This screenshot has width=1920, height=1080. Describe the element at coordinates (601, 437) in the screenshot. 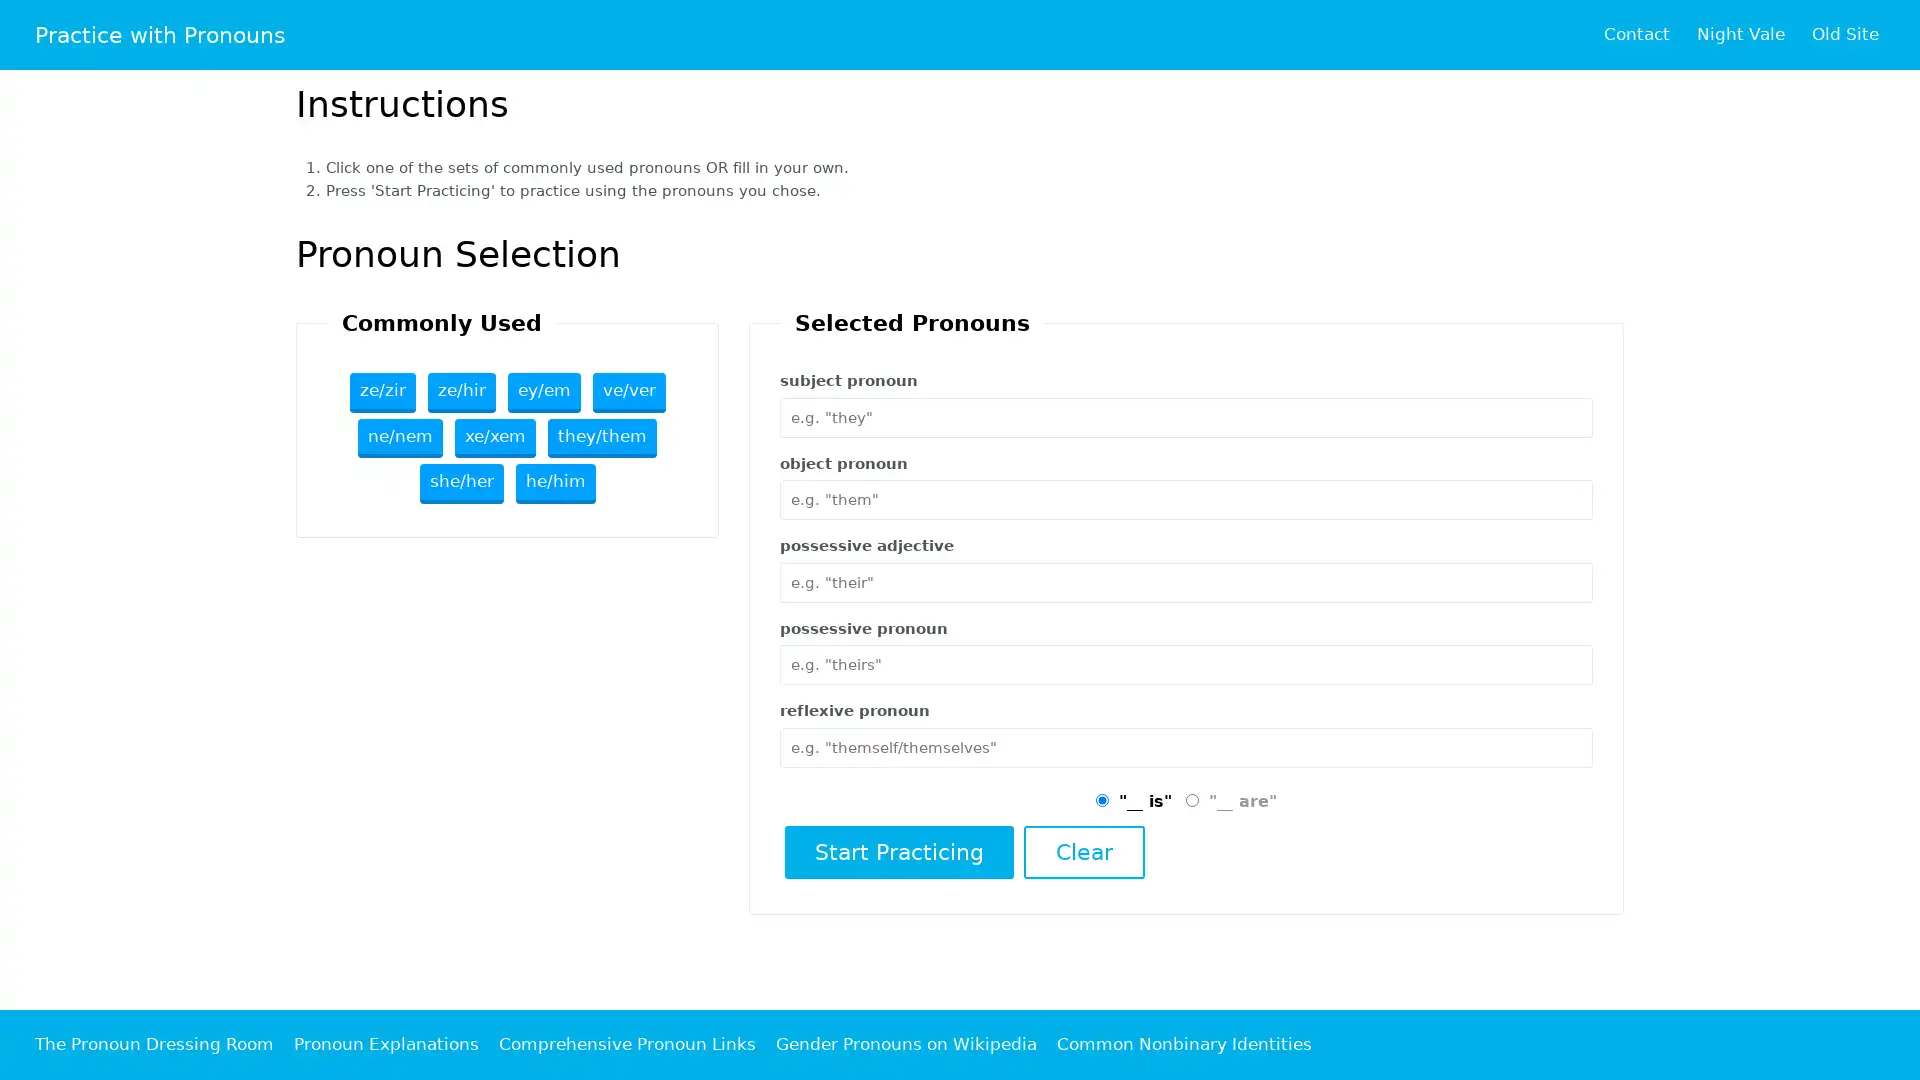

I see `they/them` at that location.